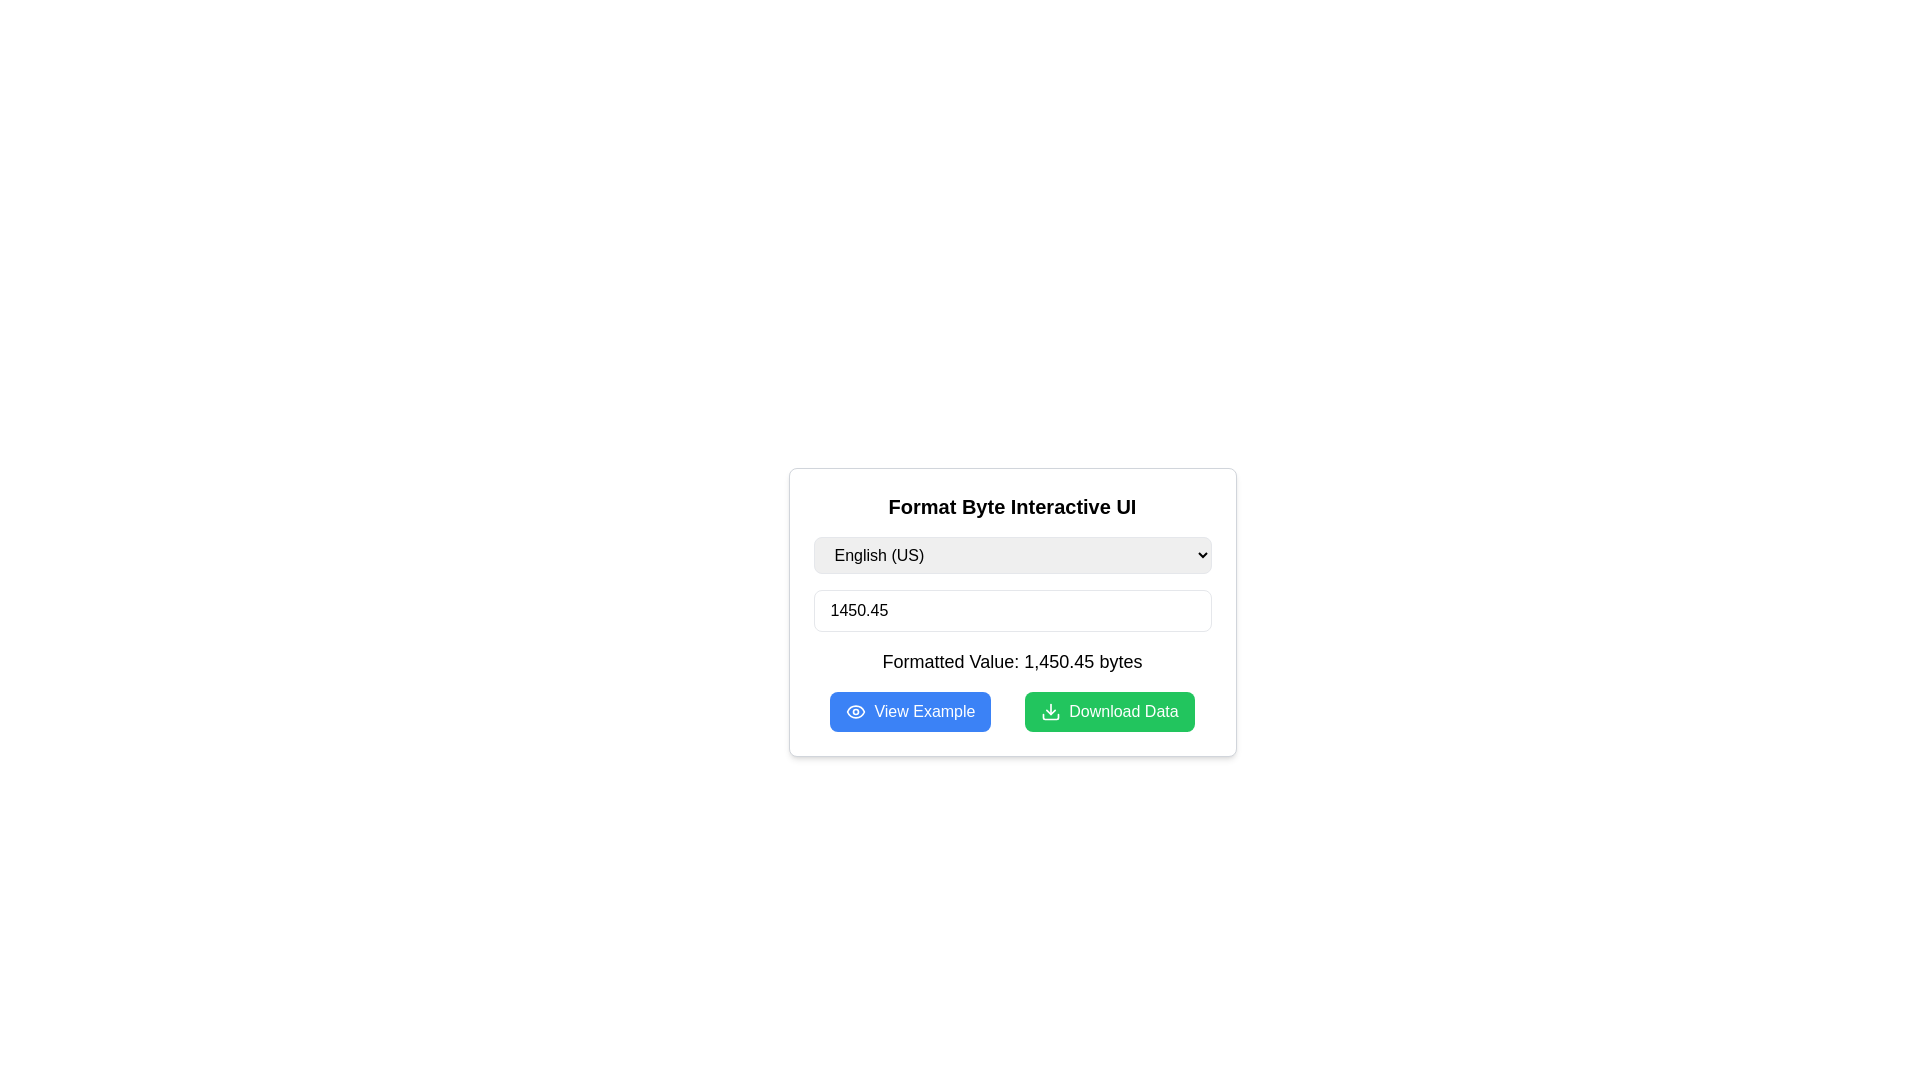 The image size is (1920, 1080). Describe the element at coordinates (909, 711) in the screenshot. I see `the prominently styled blue button labeled 'View Example' with an eye icon` at that location.